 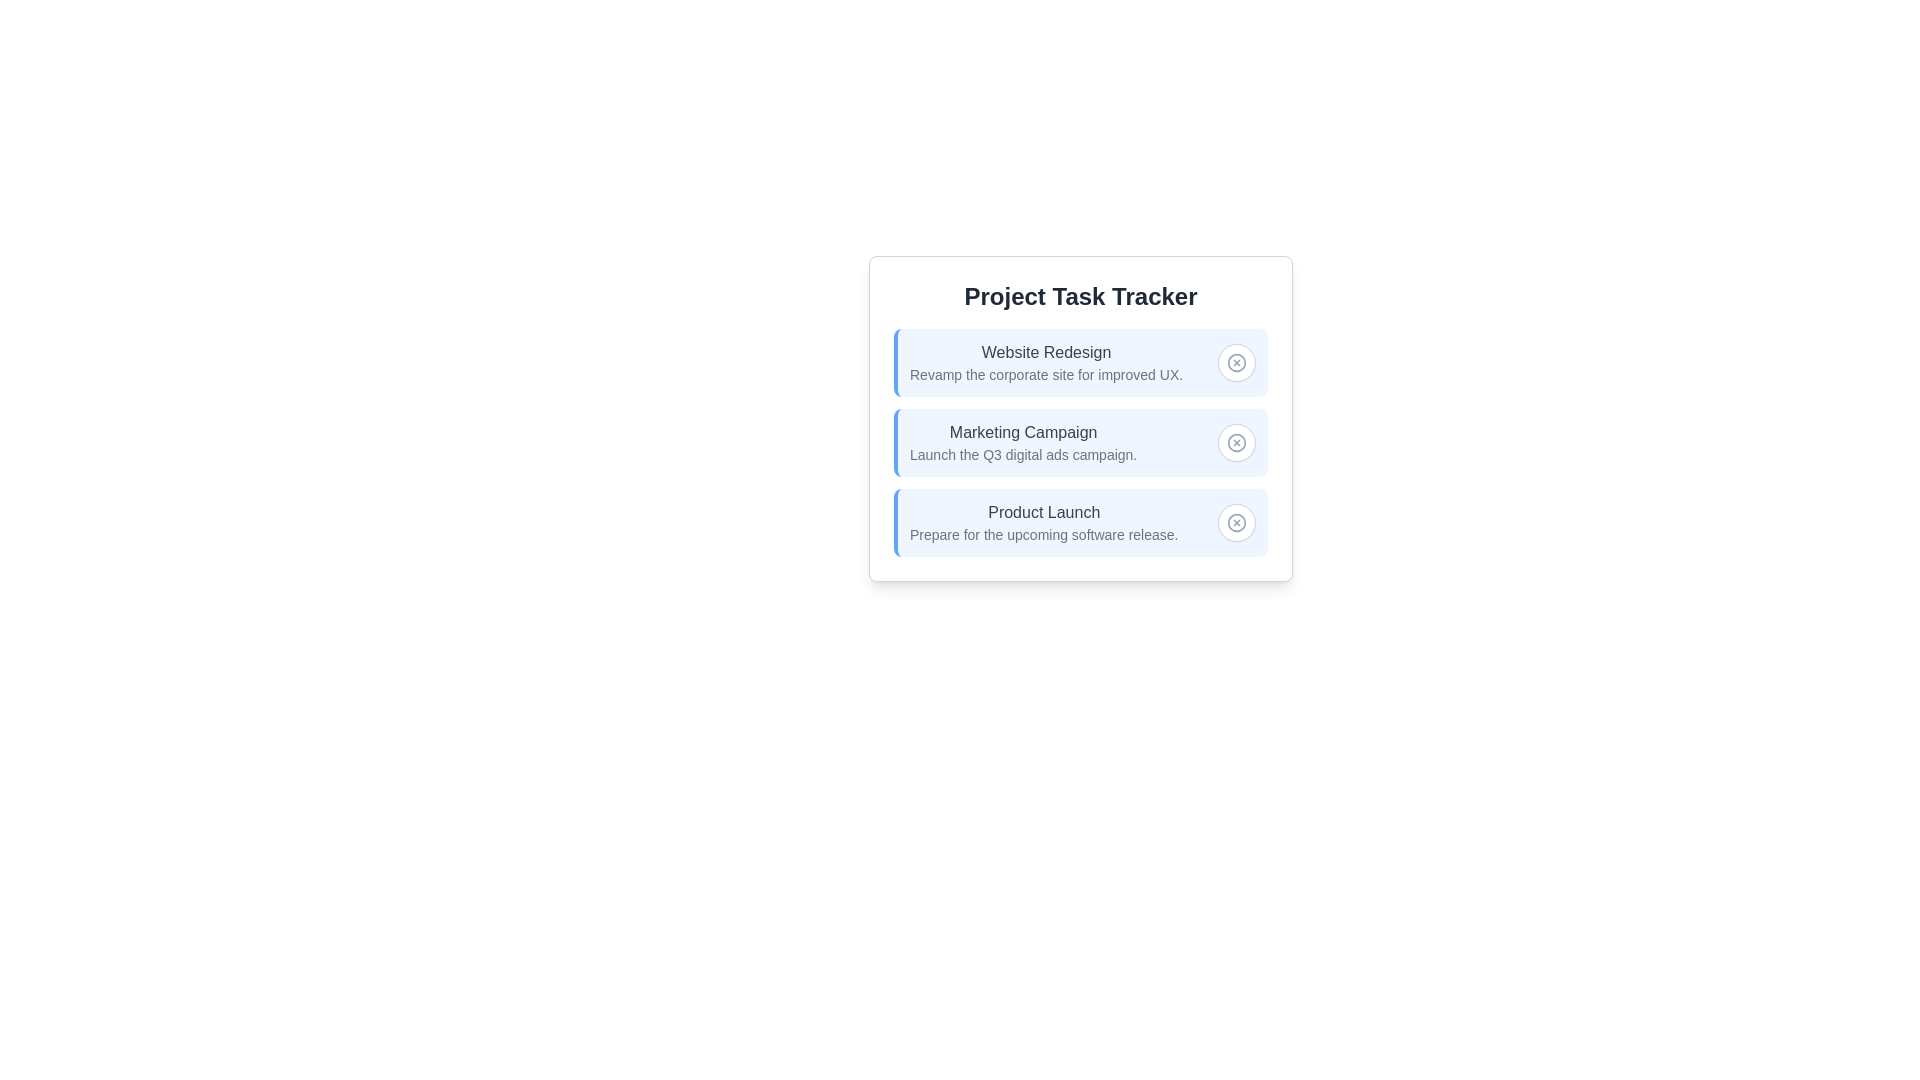 What do you see at coordinates (1236, 362) in the screenshot?
I see `toggle button for the project named Website Redesign` at bounding box center [1236, 362].